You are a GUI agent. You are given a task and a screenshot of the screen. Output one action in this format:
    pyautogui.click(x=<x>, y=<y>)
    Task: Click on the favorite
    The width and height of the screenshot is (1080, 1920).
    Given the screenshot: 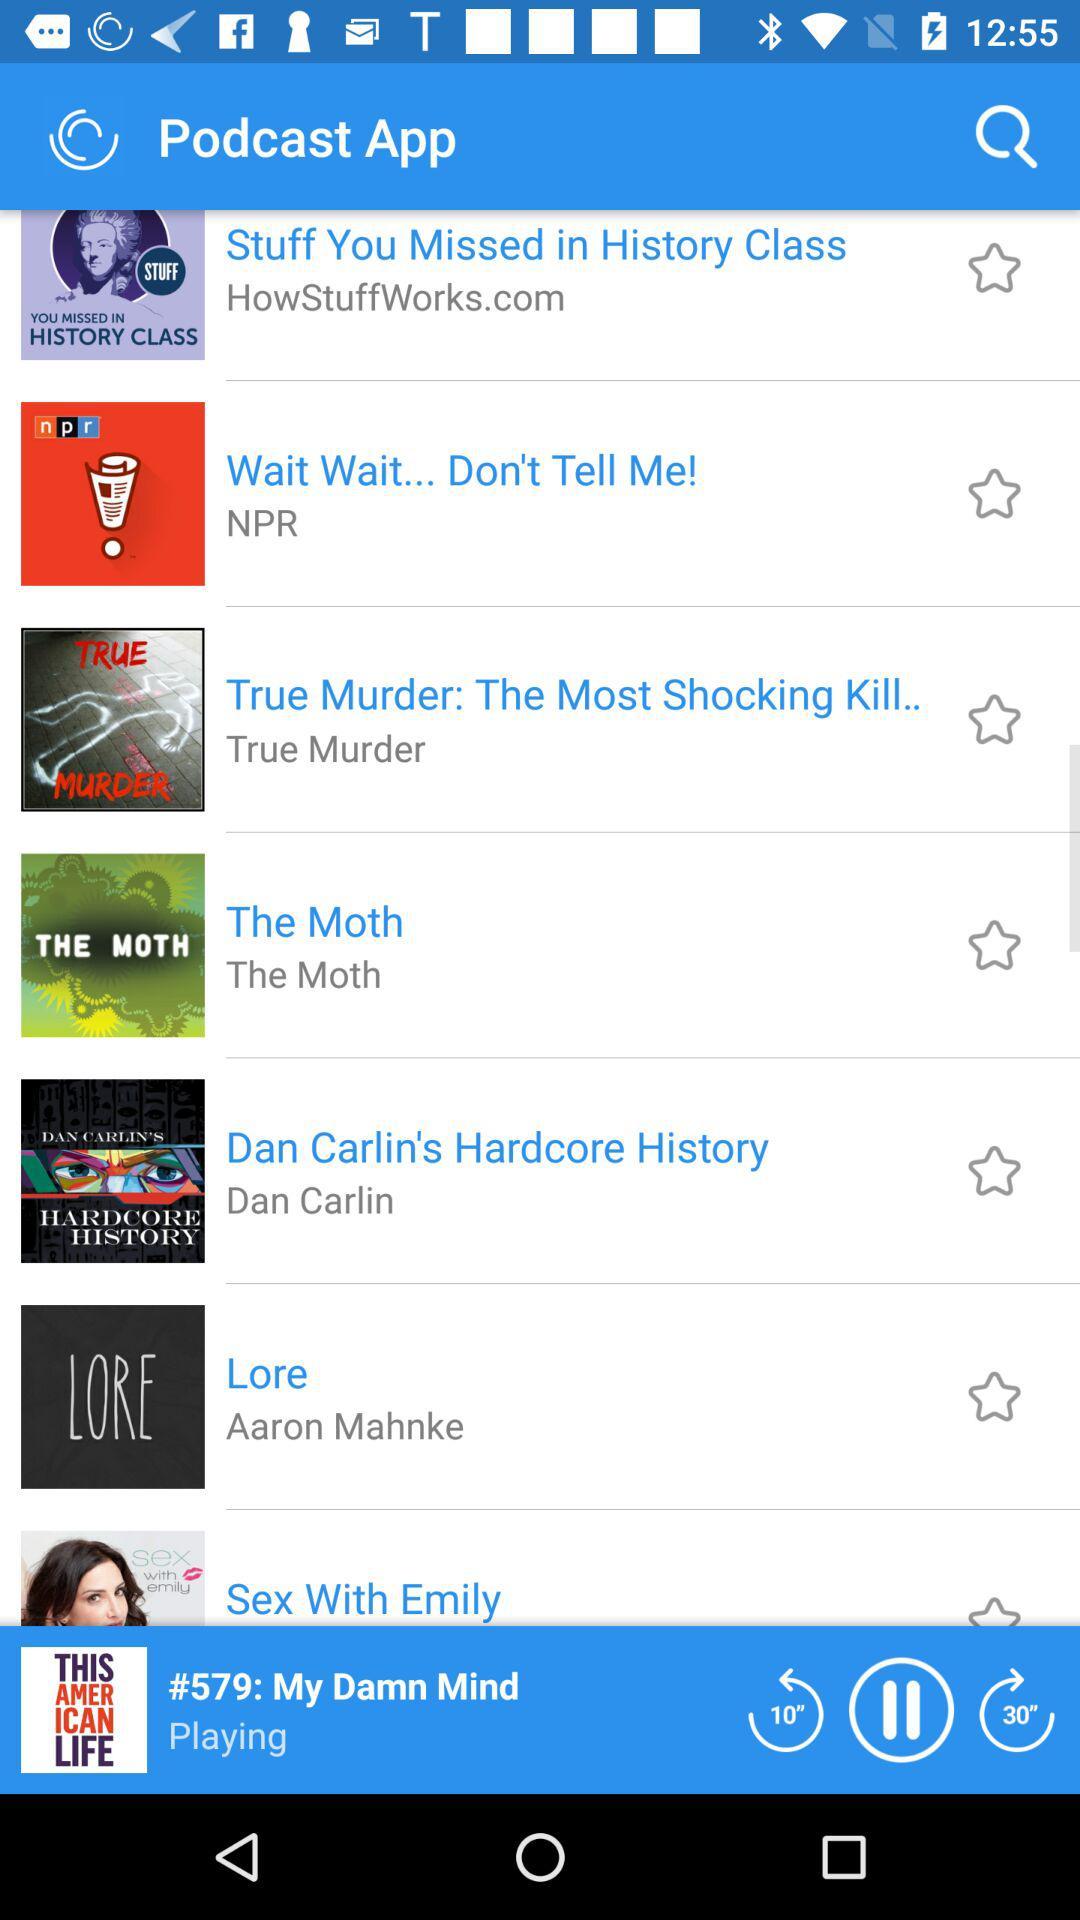 What is the action you would take?
    pyautogui.click(x=994, y=944)
    